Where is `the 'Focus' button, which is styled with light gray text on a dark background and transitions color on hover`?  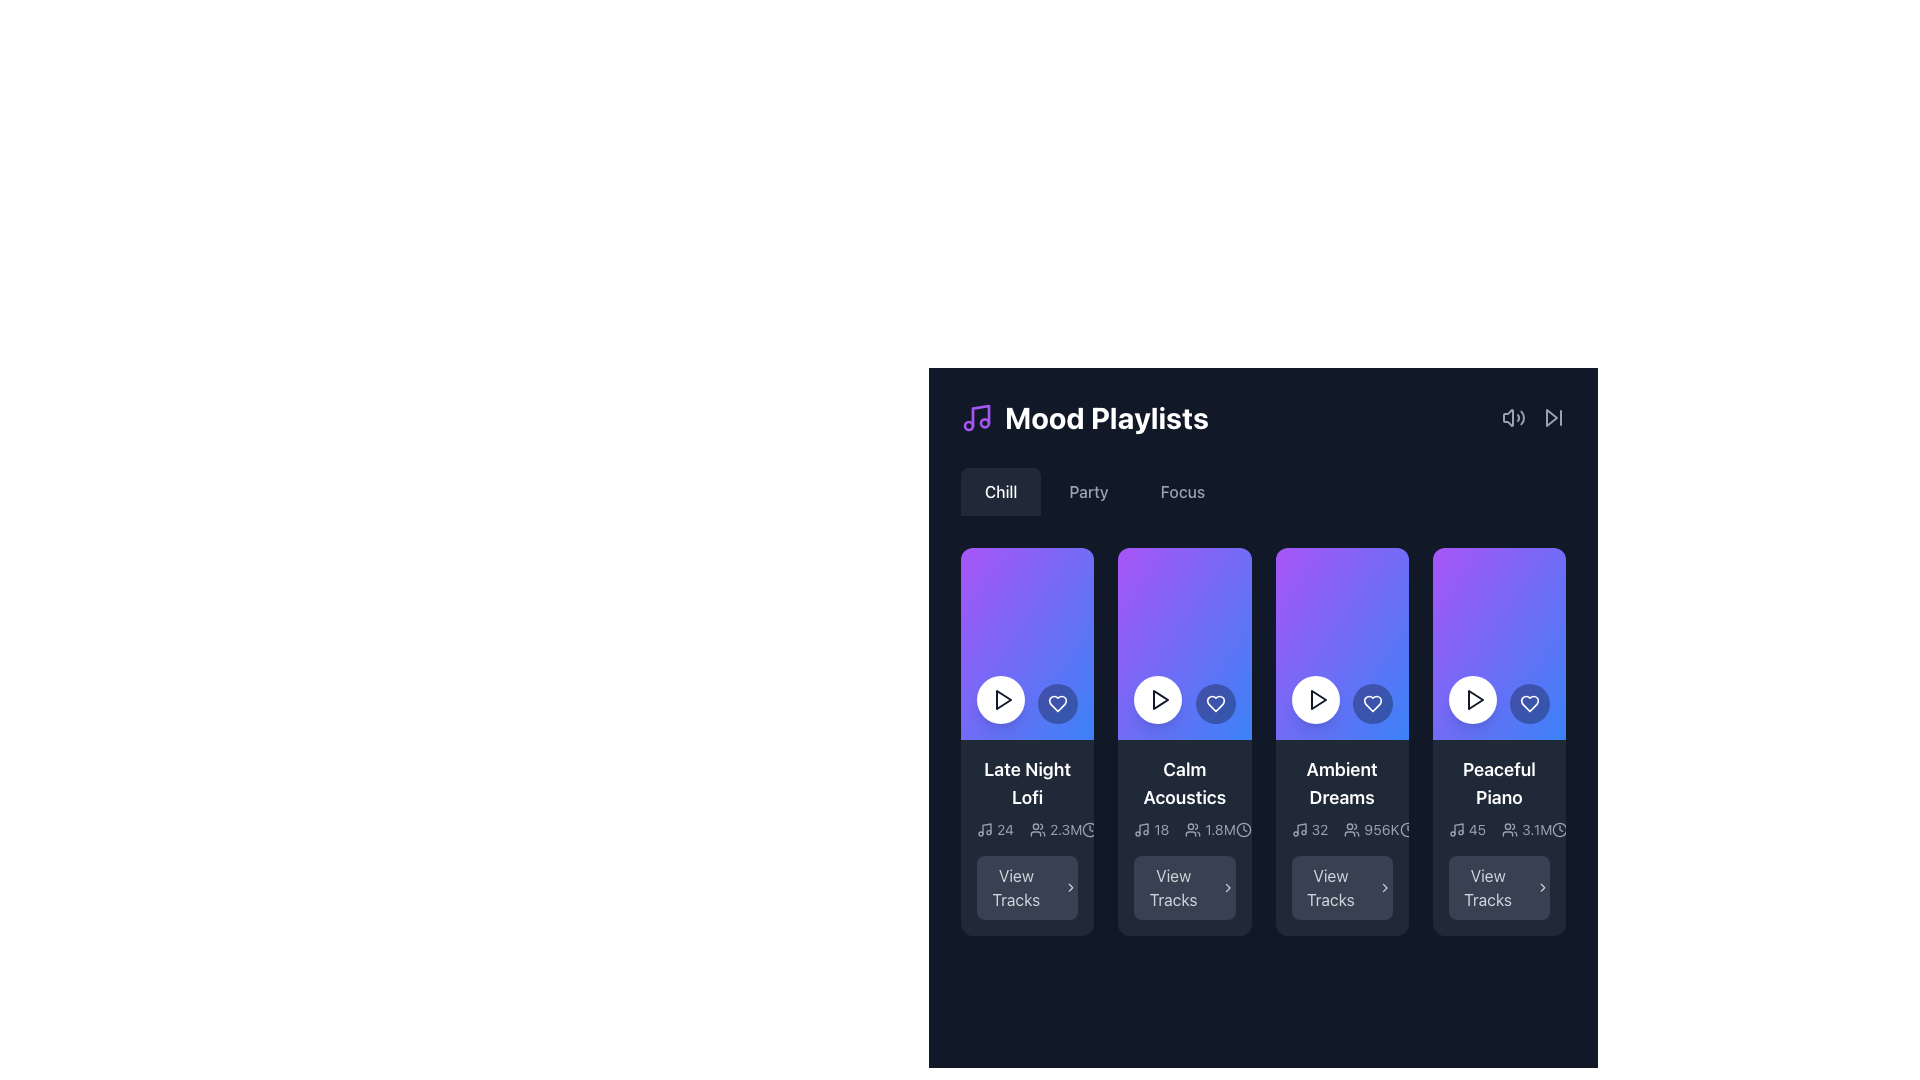
the 'Focus' button, which is styled with light gray text on a dark background and transitions color on hover is located at coordinates (1182, 492).